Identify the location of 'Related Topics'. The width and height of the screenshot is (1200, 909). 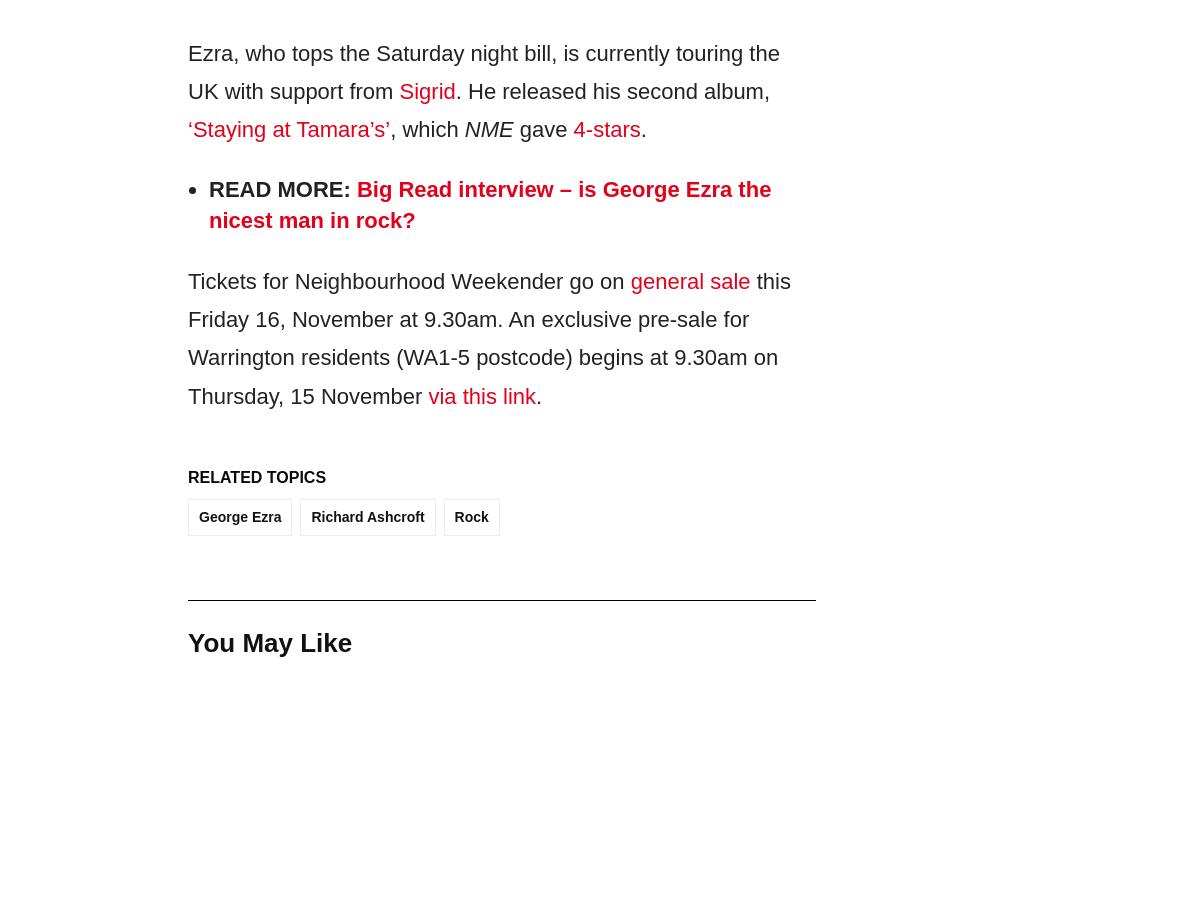
(187, 477).